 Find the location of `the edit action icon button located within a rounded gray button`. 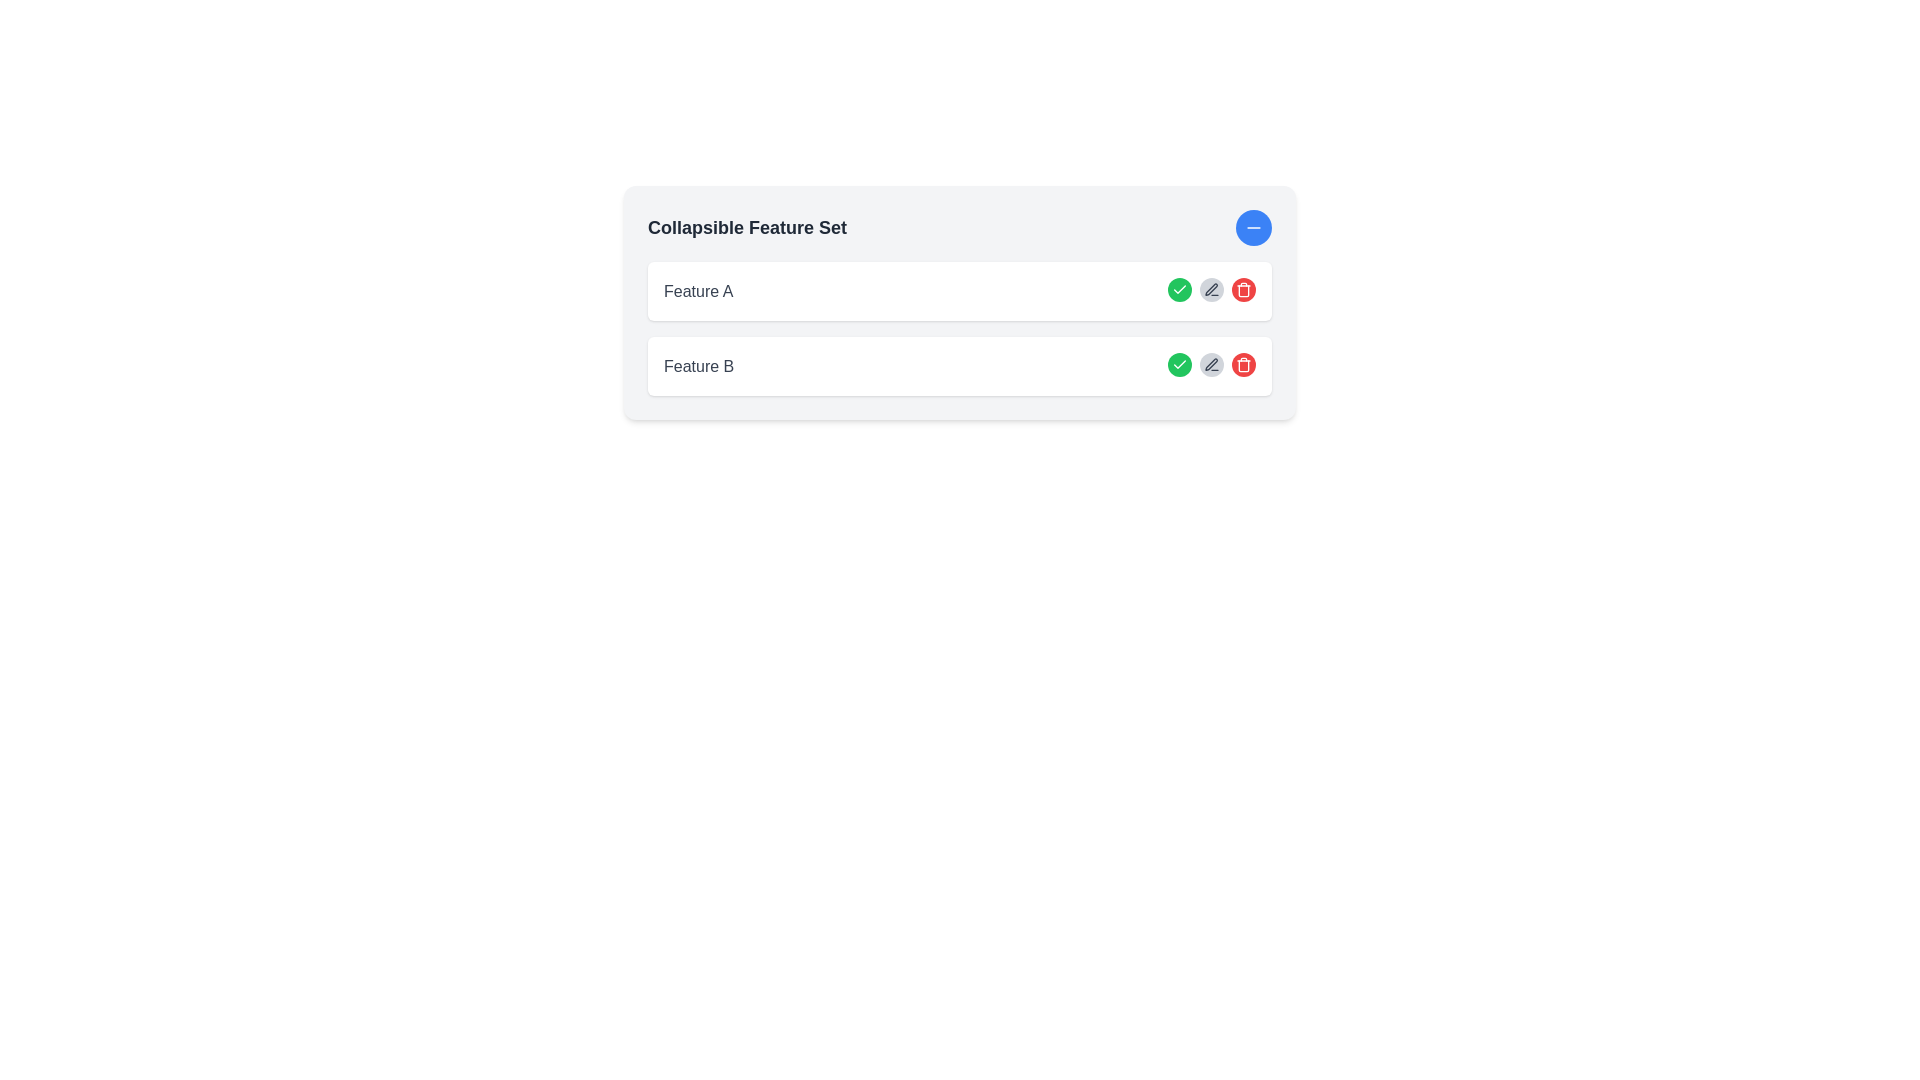

the edit action icon button located within a rounded gray button is located at coordinates (1210, 365).